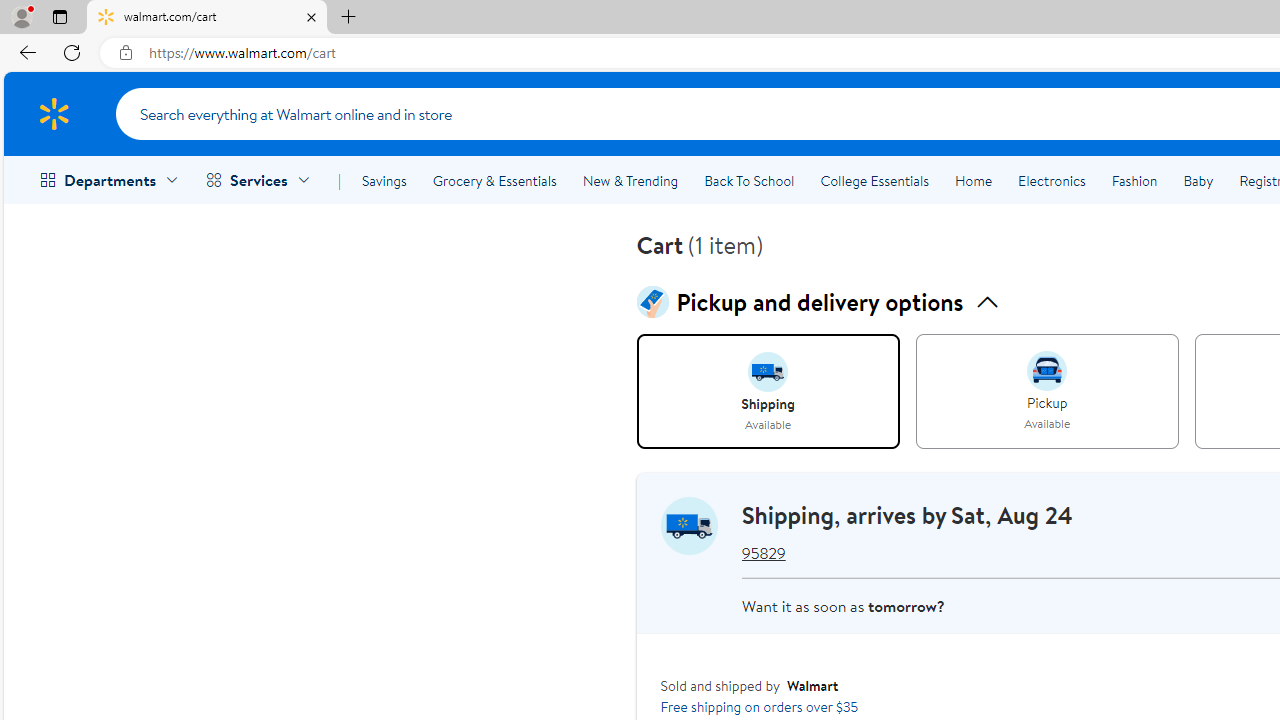 The image size is (1280, 720). I want to click on 'Baby', so click(1198, 181).